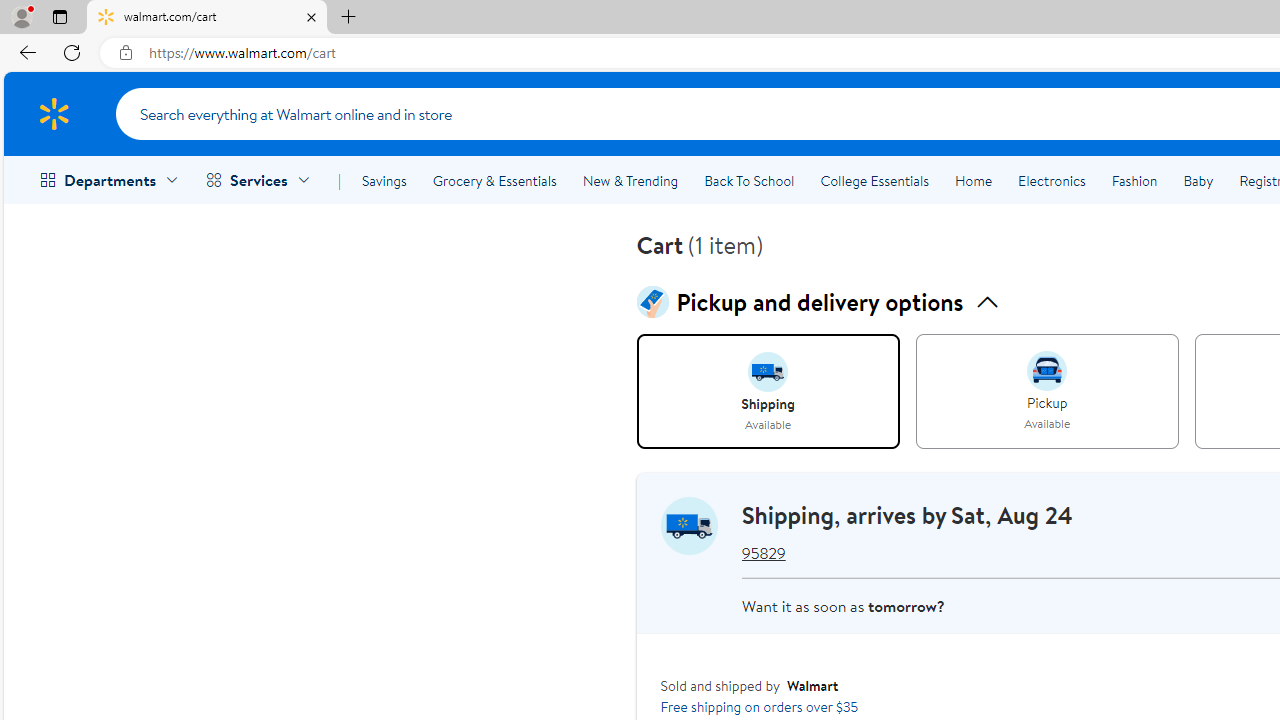 The image size is (1280, 720). I want to click on 'Baby', so click(1198, 181).